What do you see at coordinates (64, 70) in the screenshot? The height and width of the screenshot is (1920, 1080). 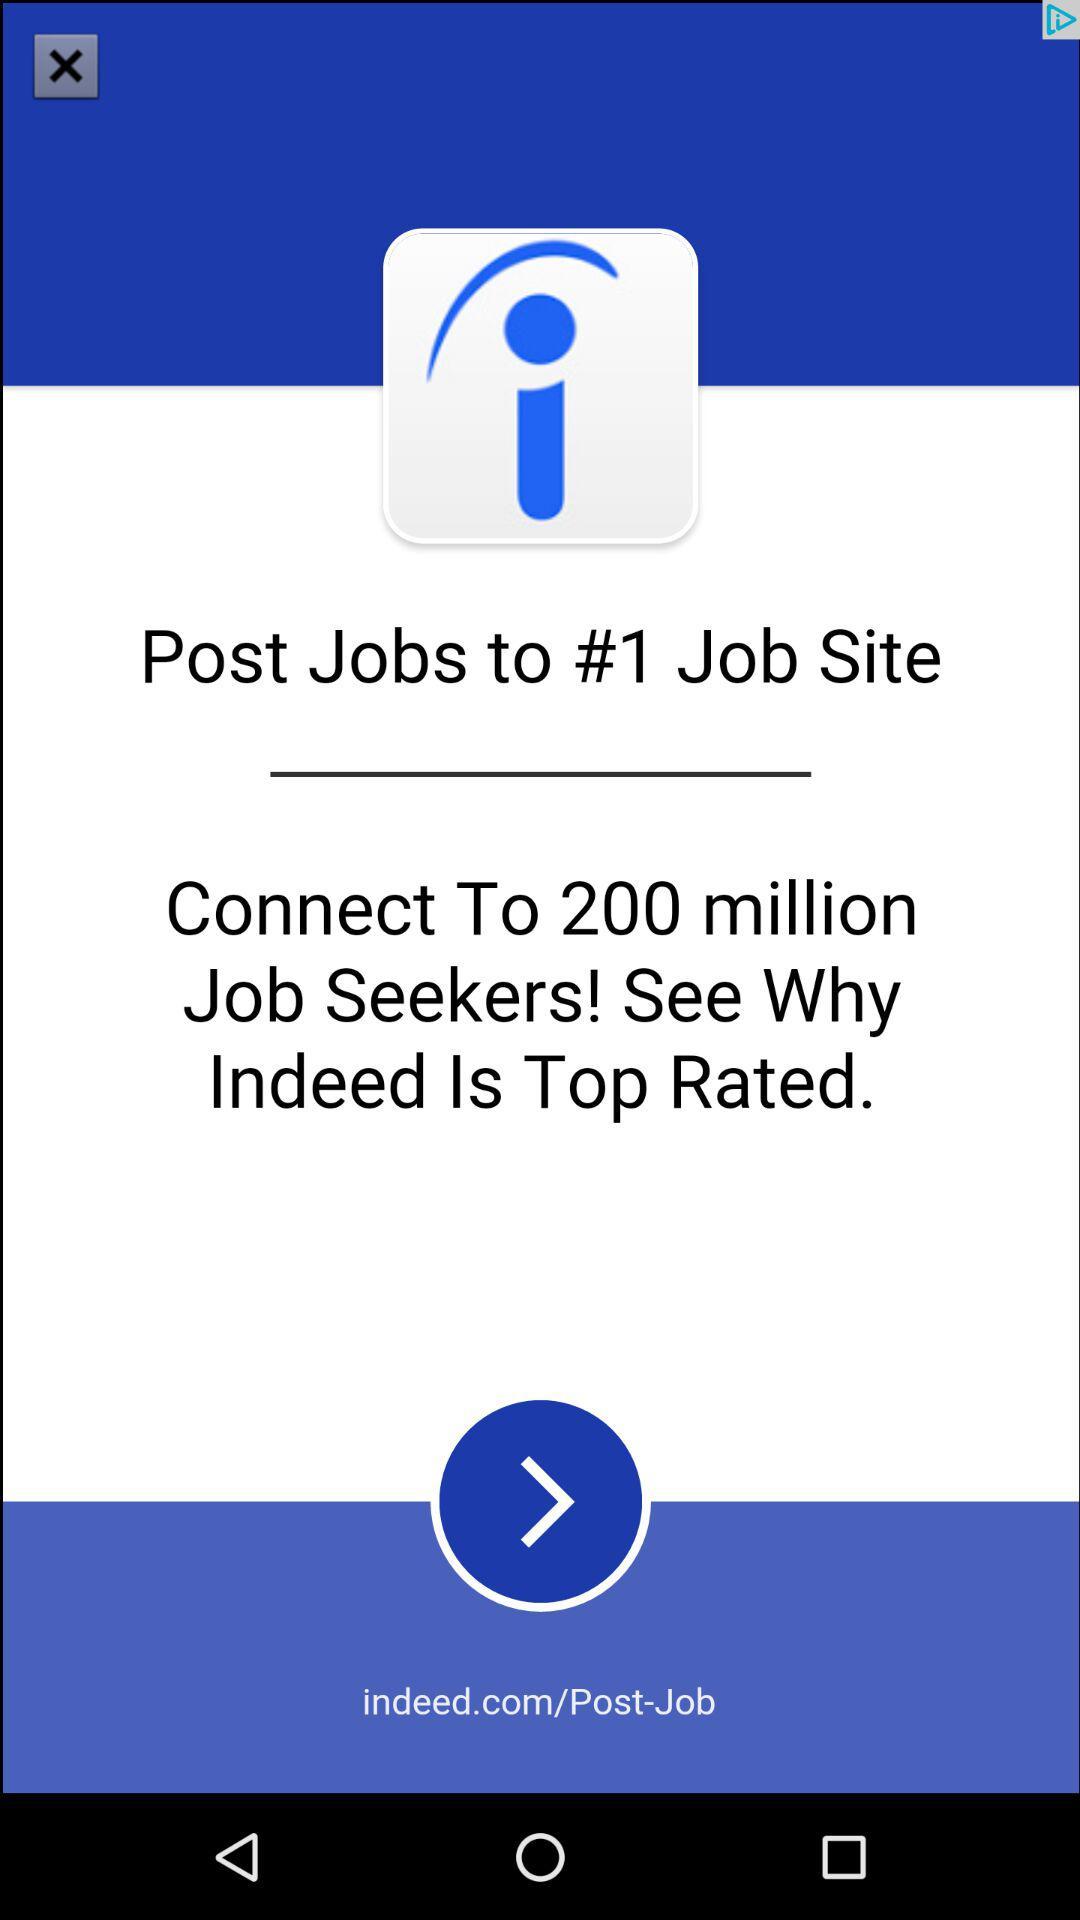 I see `the close icon` at bounding box center [64, 70].